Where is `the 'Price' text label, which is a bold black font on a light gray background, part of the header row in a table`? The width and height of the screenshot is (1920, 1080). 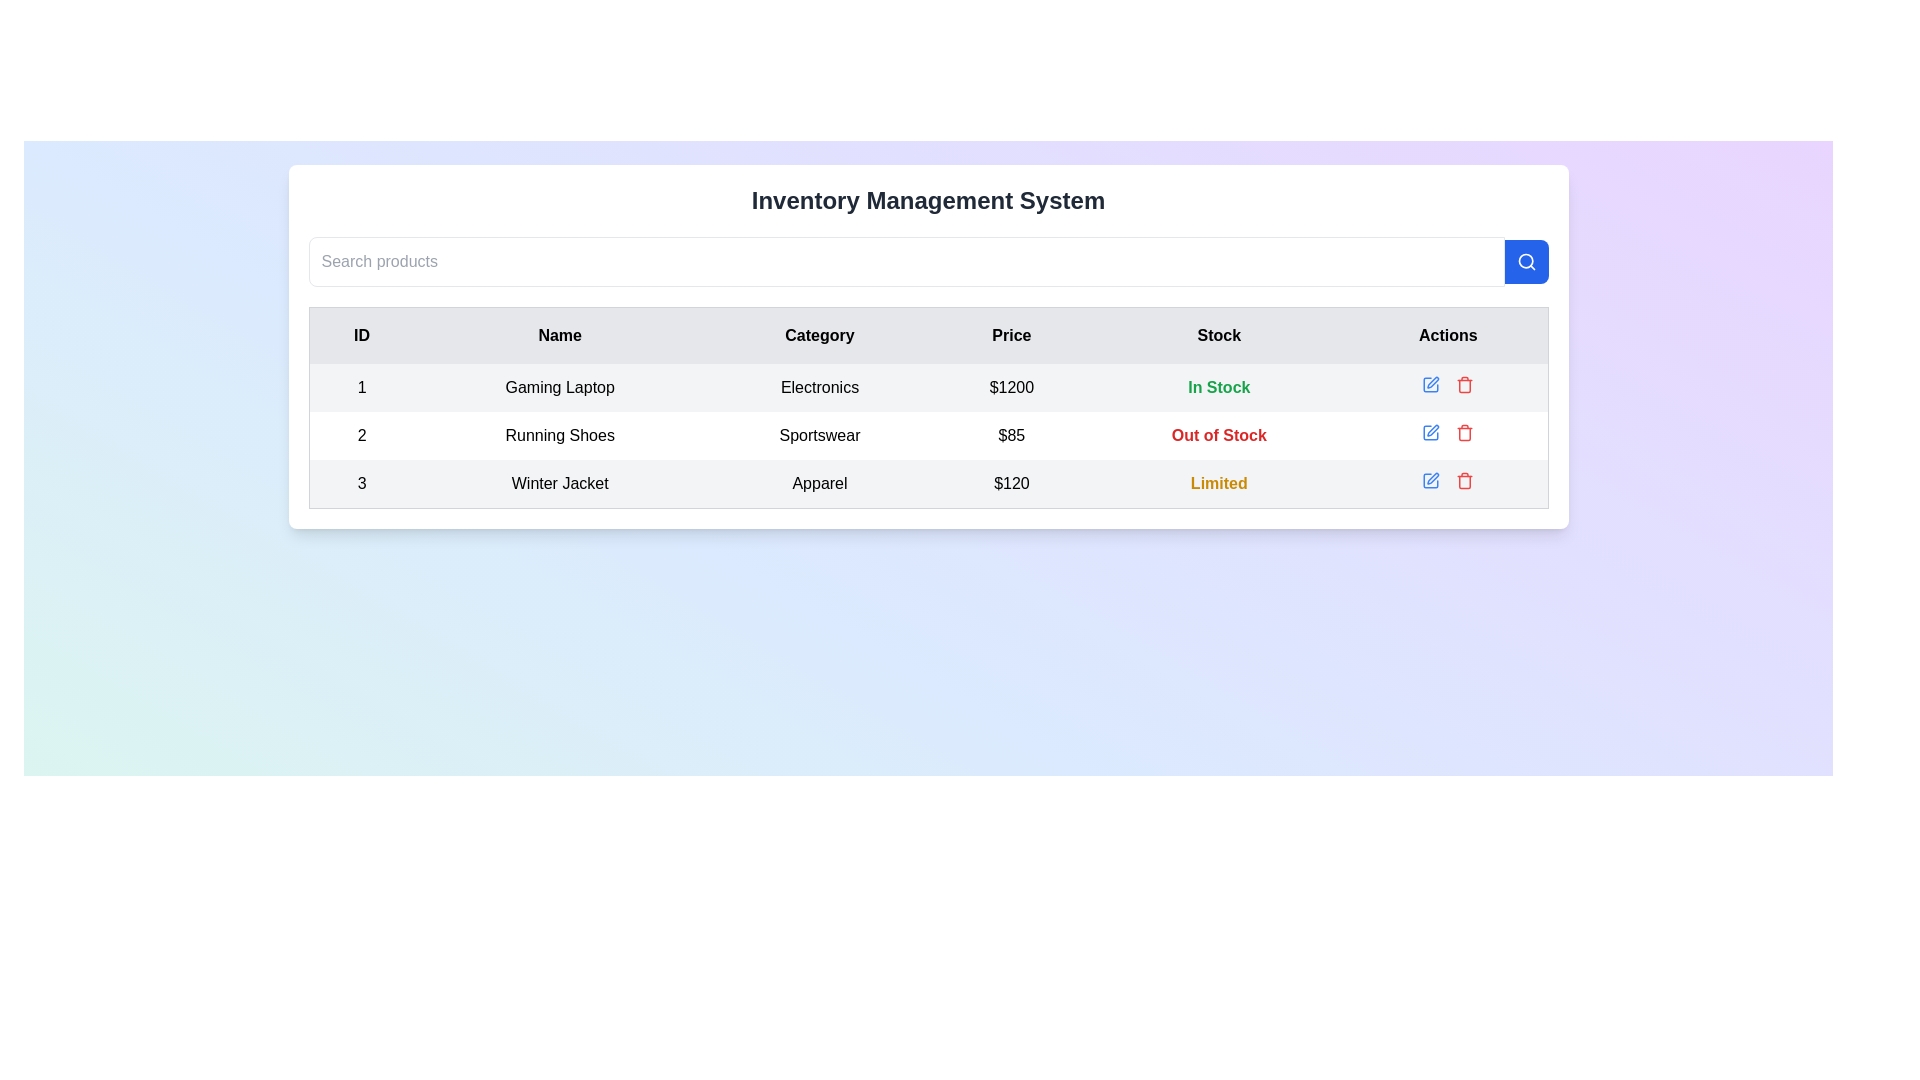 the 'Price' text label, which is a bold black font on a light gray background, part of the header row in a table is located at coordinates (1011, 334).